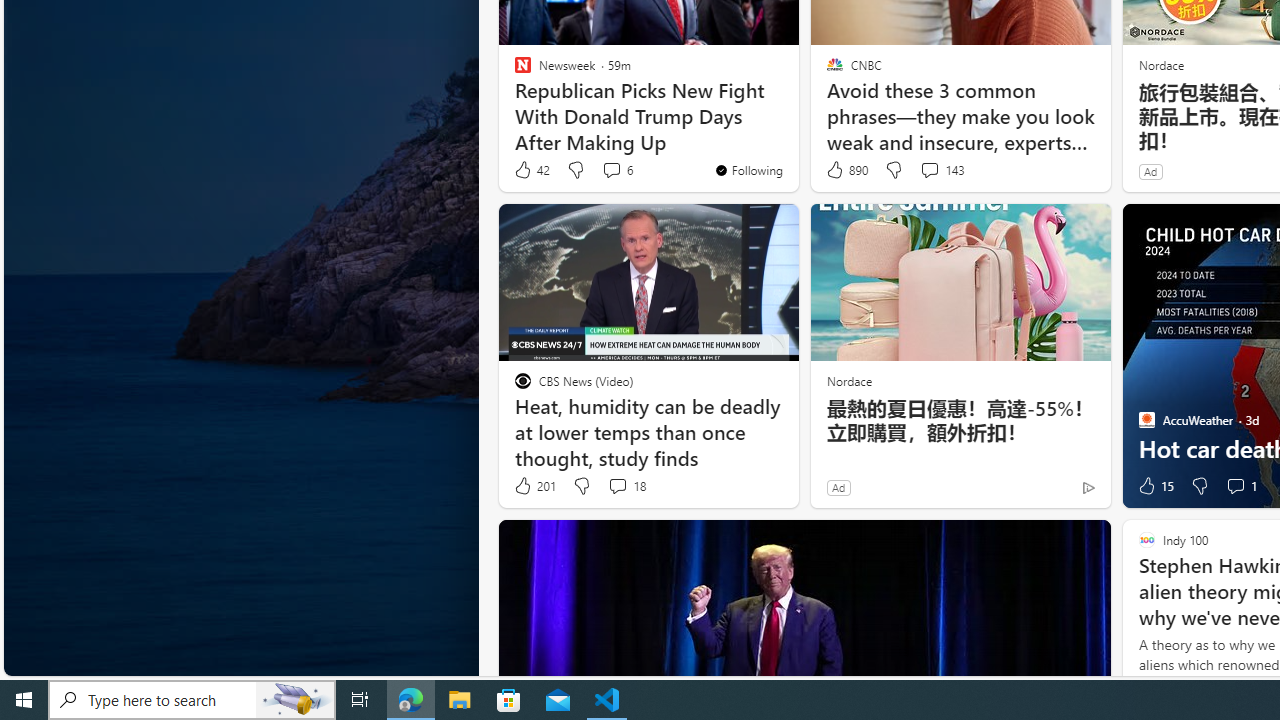  I want to click on '15 Like', so click(1154, 486).